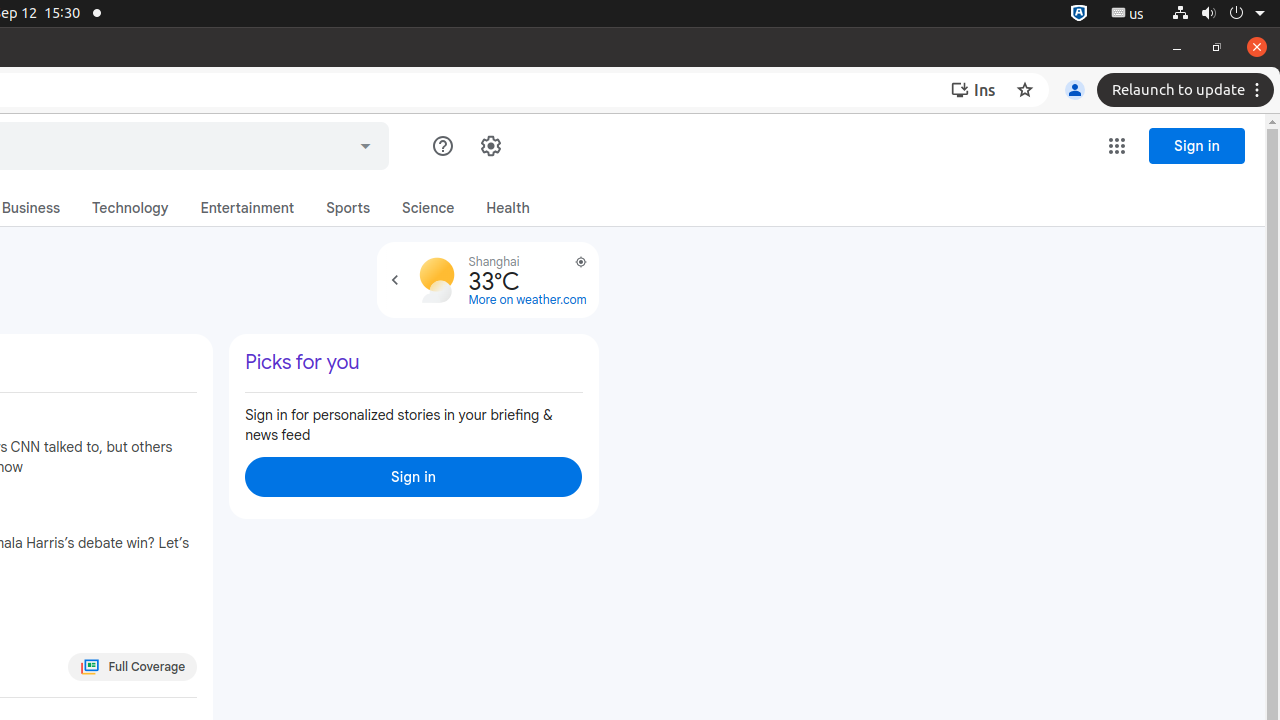 The height and width of the screenshot is (720, 1280). Describe the element at coordinates (30, 208) in the screenshot. I see `'Business'` at that location.